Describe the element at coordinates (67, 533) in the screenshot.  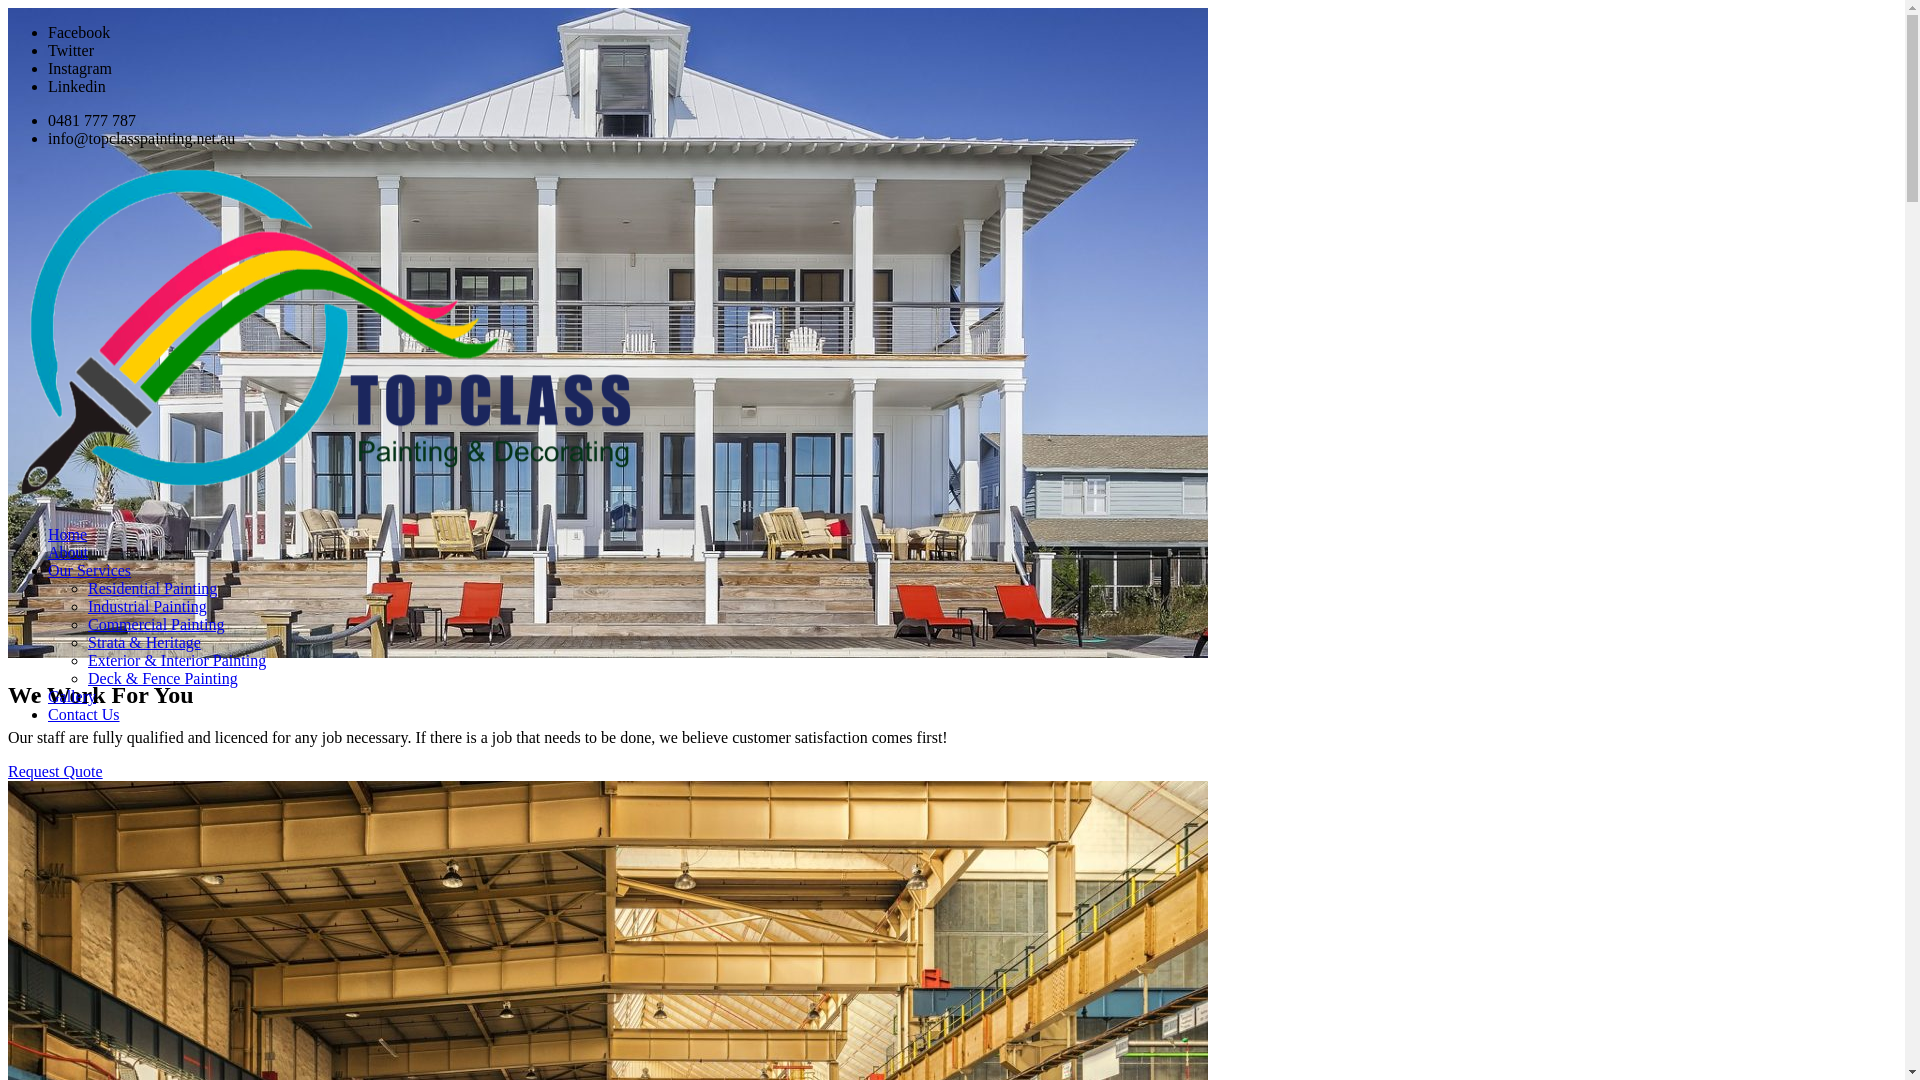
I see `'Home'` at that location.